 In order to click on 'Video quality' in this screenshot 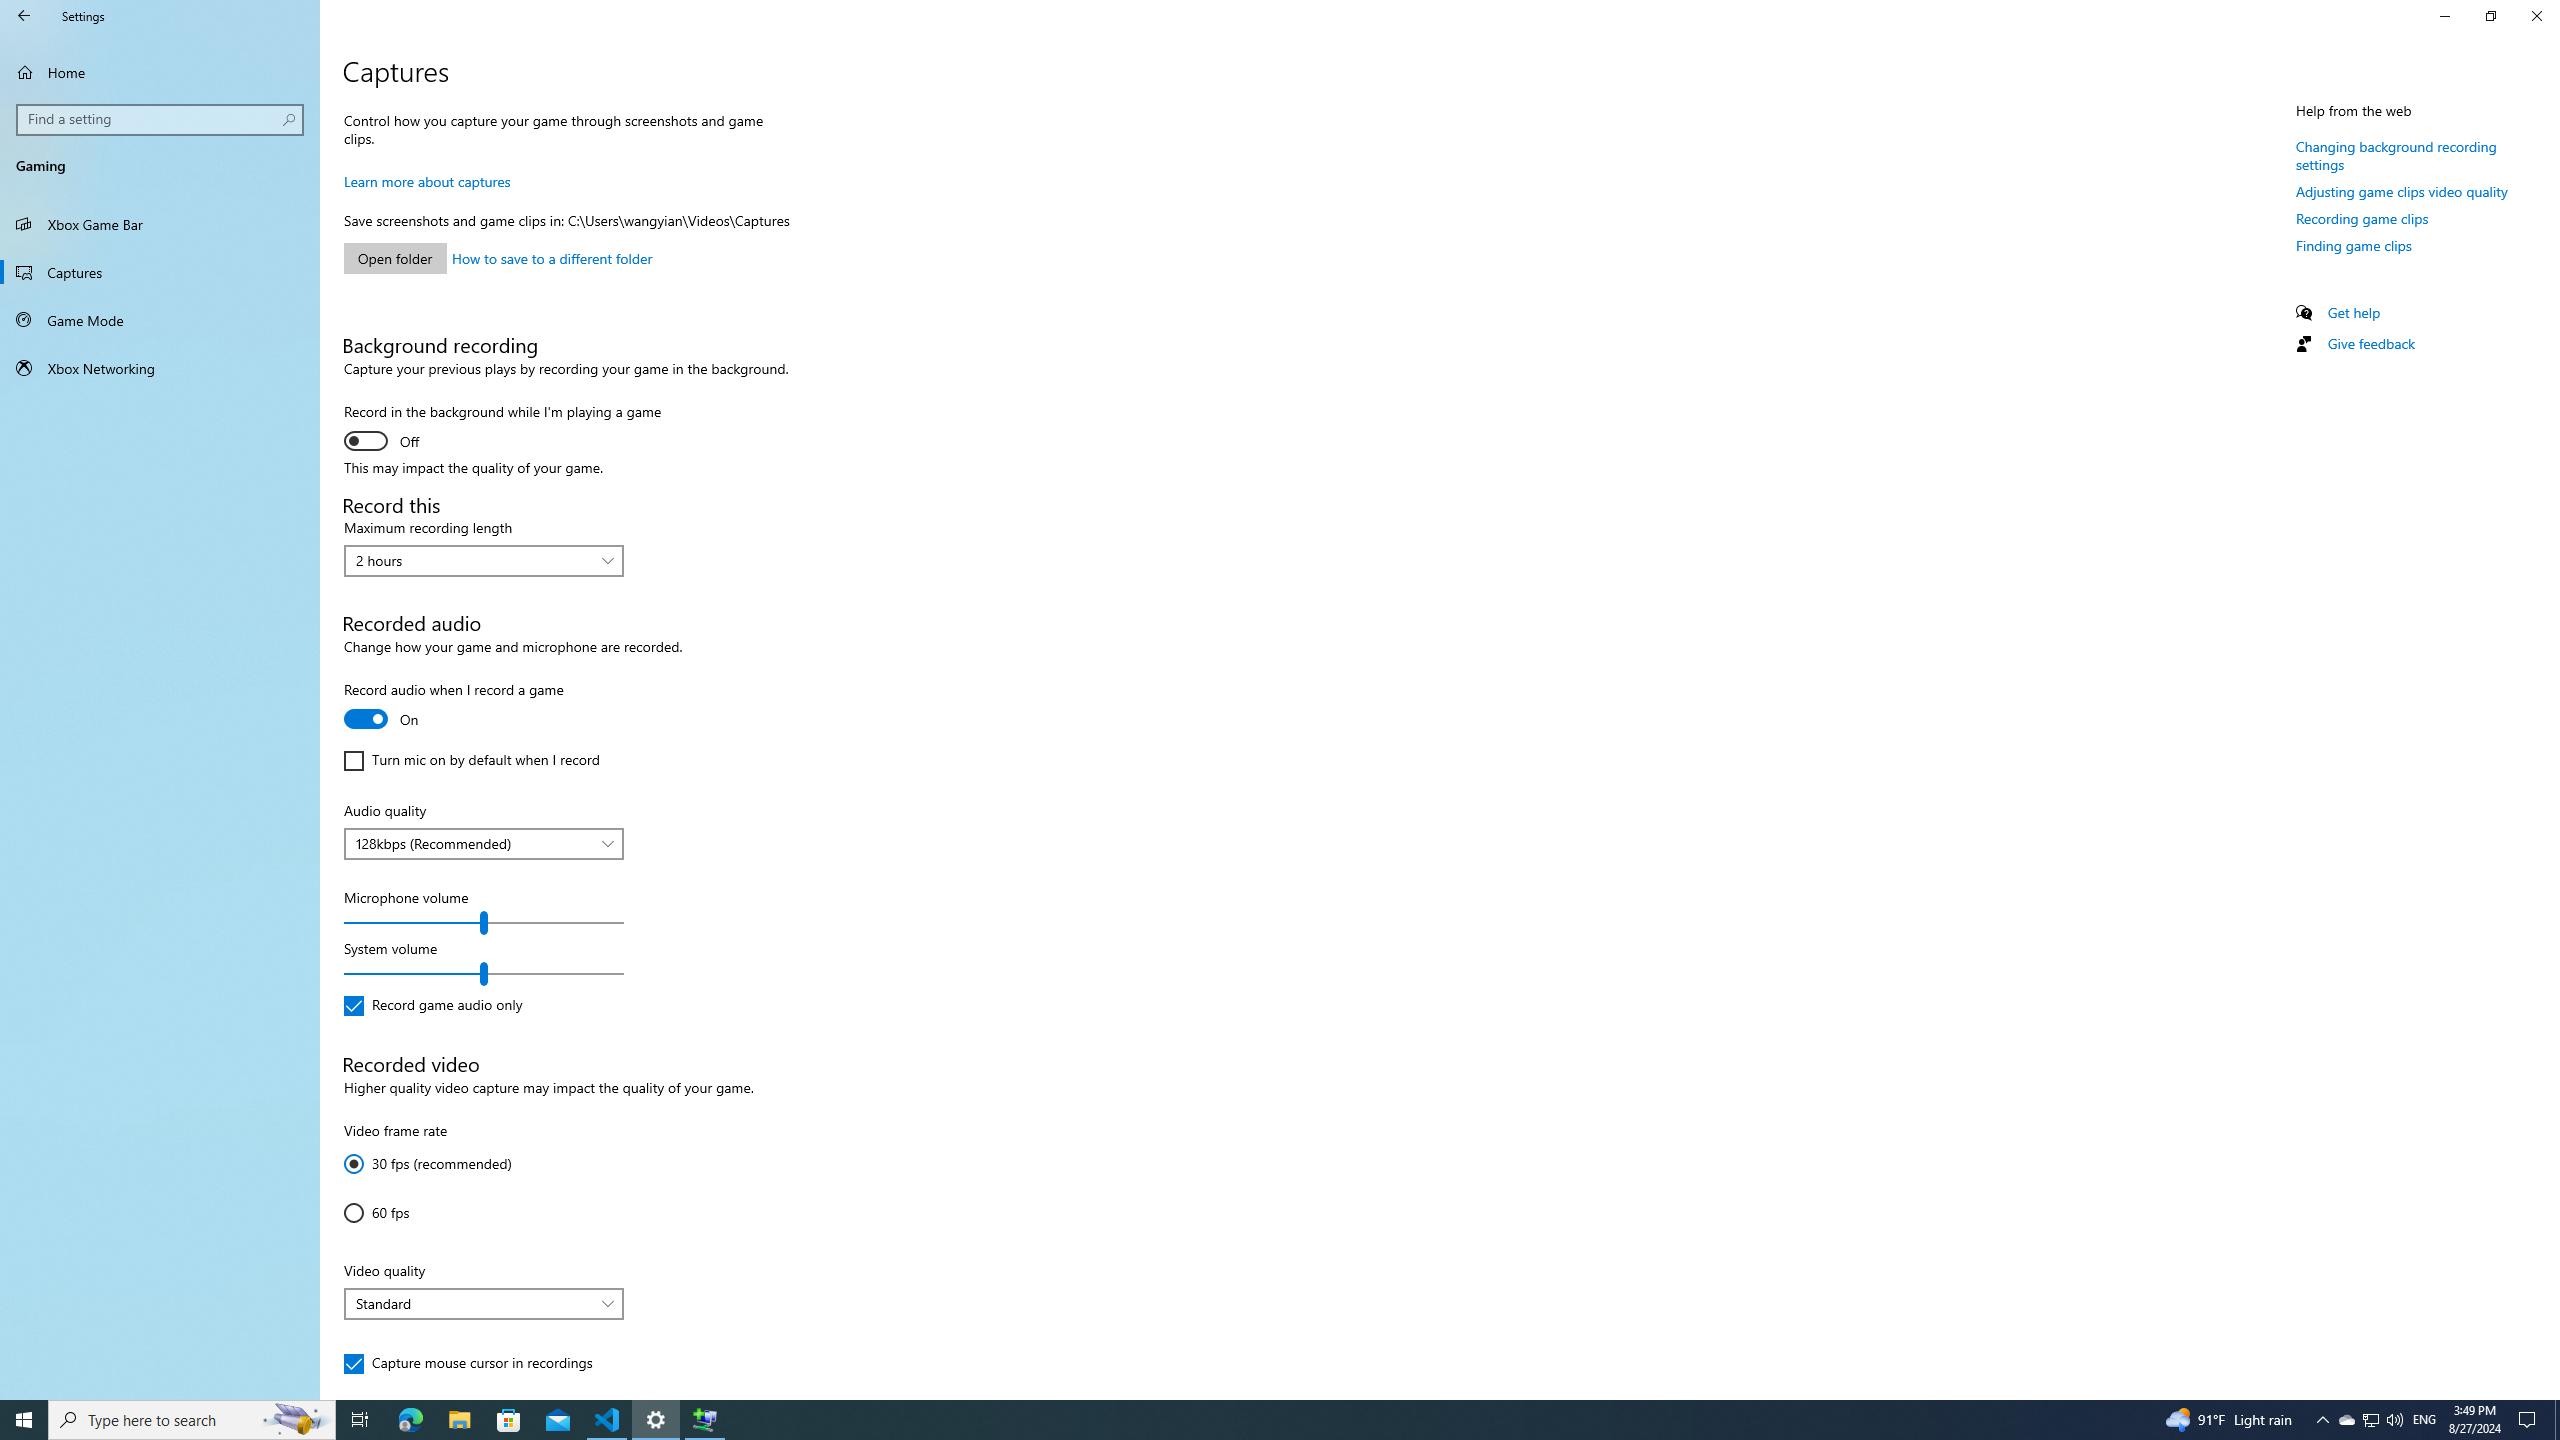, I will do `click(482, 1302)`.